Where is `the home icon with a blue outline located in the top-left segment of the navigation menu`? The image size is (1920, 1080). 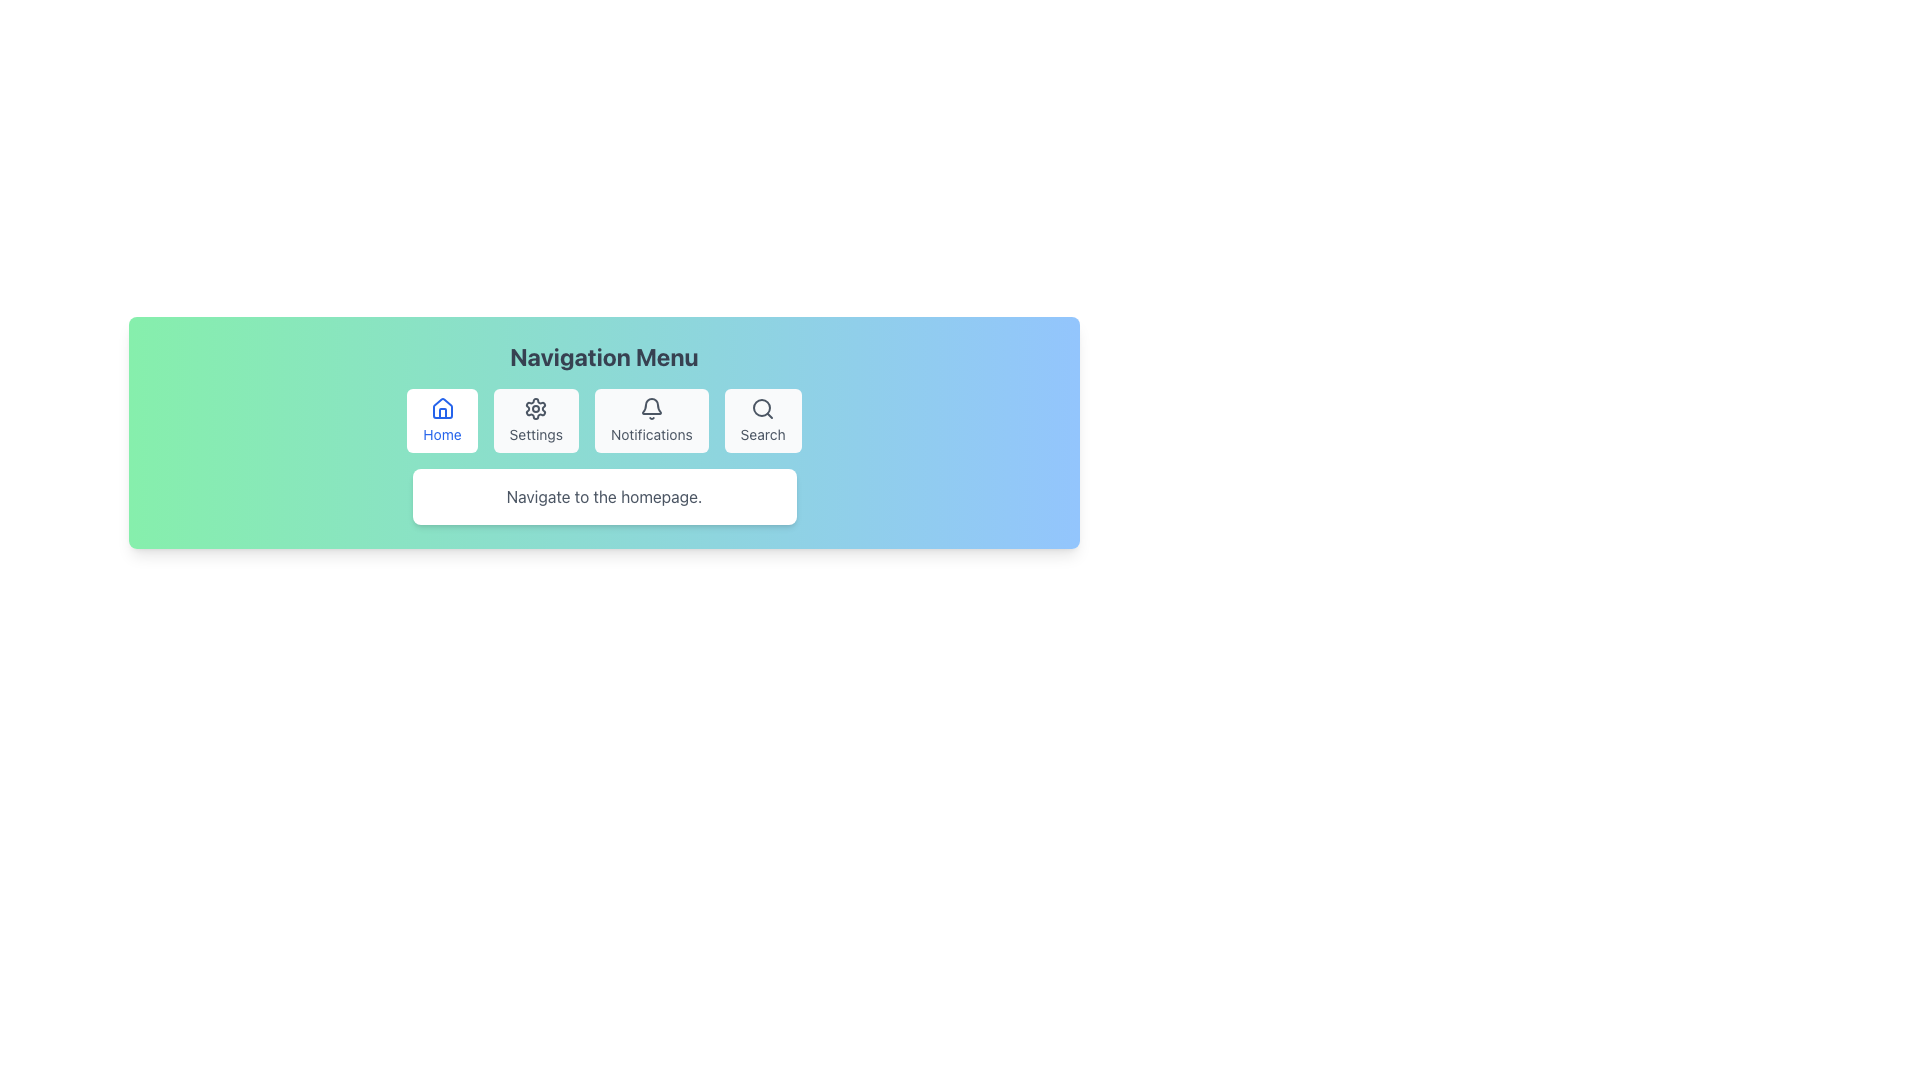
the home icon with a blue outline located in the top-left segment of the navigation menu is located at coordinates (441, 407).